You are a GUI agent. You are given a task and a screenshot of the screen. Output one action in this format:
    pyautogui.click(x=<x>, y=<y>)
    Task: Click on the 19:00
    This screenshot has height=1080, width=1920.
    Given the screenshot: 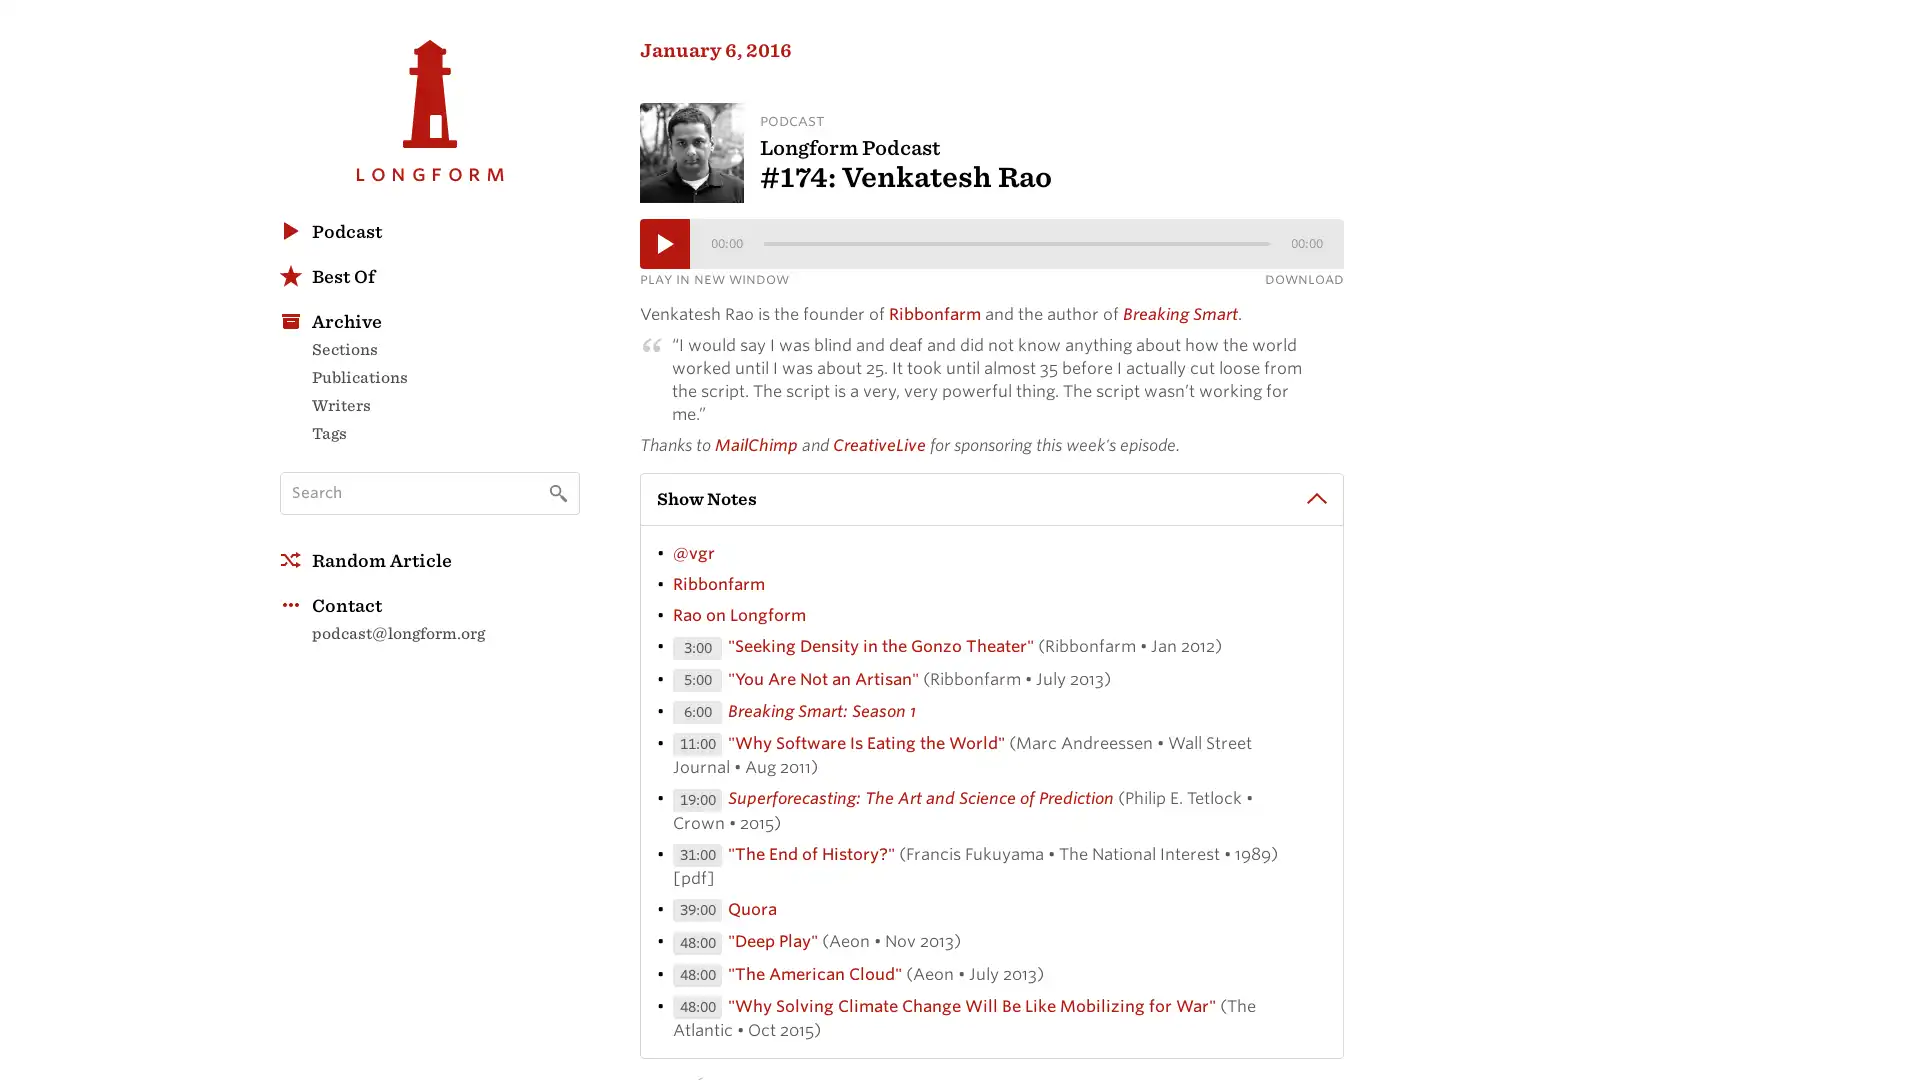 What is the action you would take?
    pyautogui.click(x=697, y=803)
    